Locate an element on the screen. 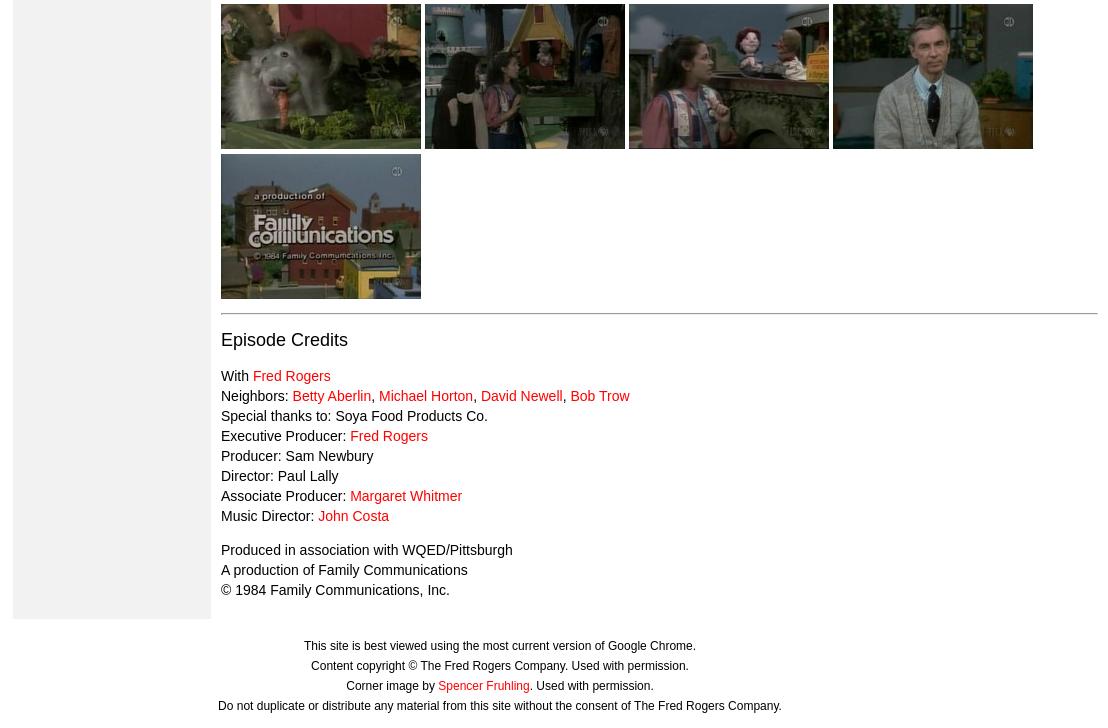 This screenshot has width=1108, height=728. 'Special thanks to: Soya Food Products Co.' is located at coordinates (353, 415).